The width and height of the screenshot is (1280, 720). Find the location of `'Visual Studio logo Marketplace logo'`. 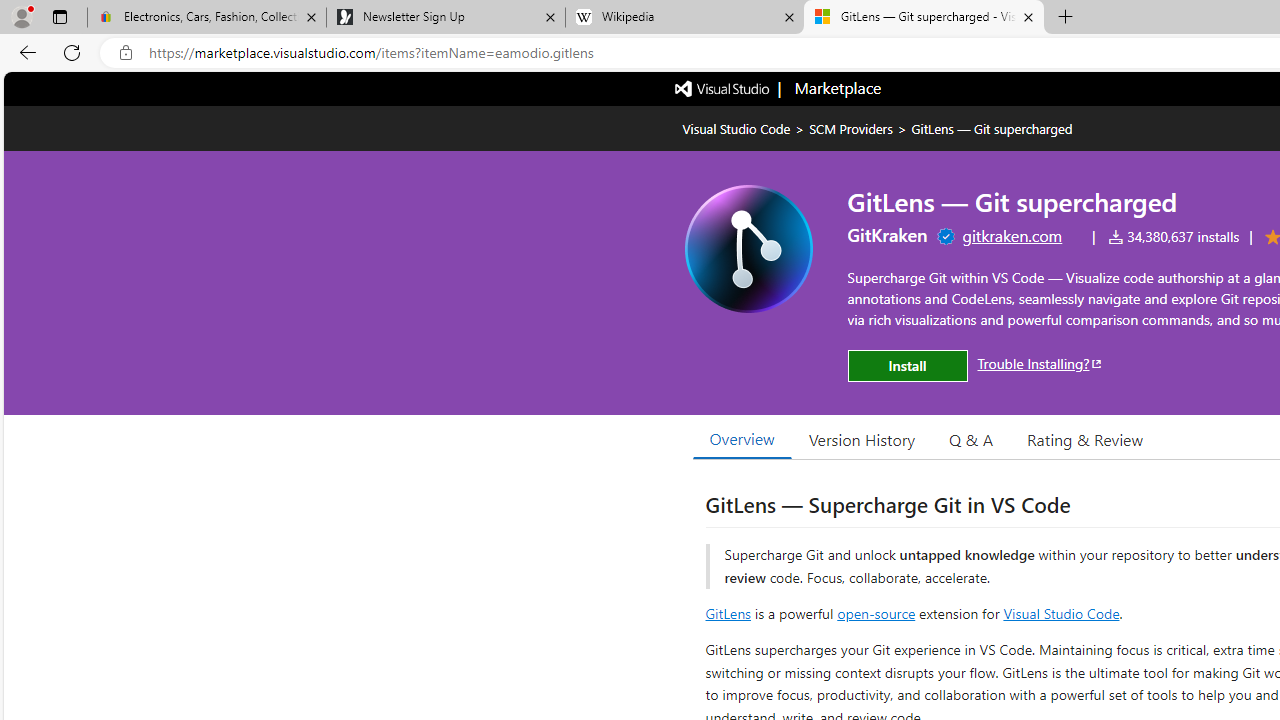

'Visual Studio logo Marketplace logo' is located at coordinates (775, 87).